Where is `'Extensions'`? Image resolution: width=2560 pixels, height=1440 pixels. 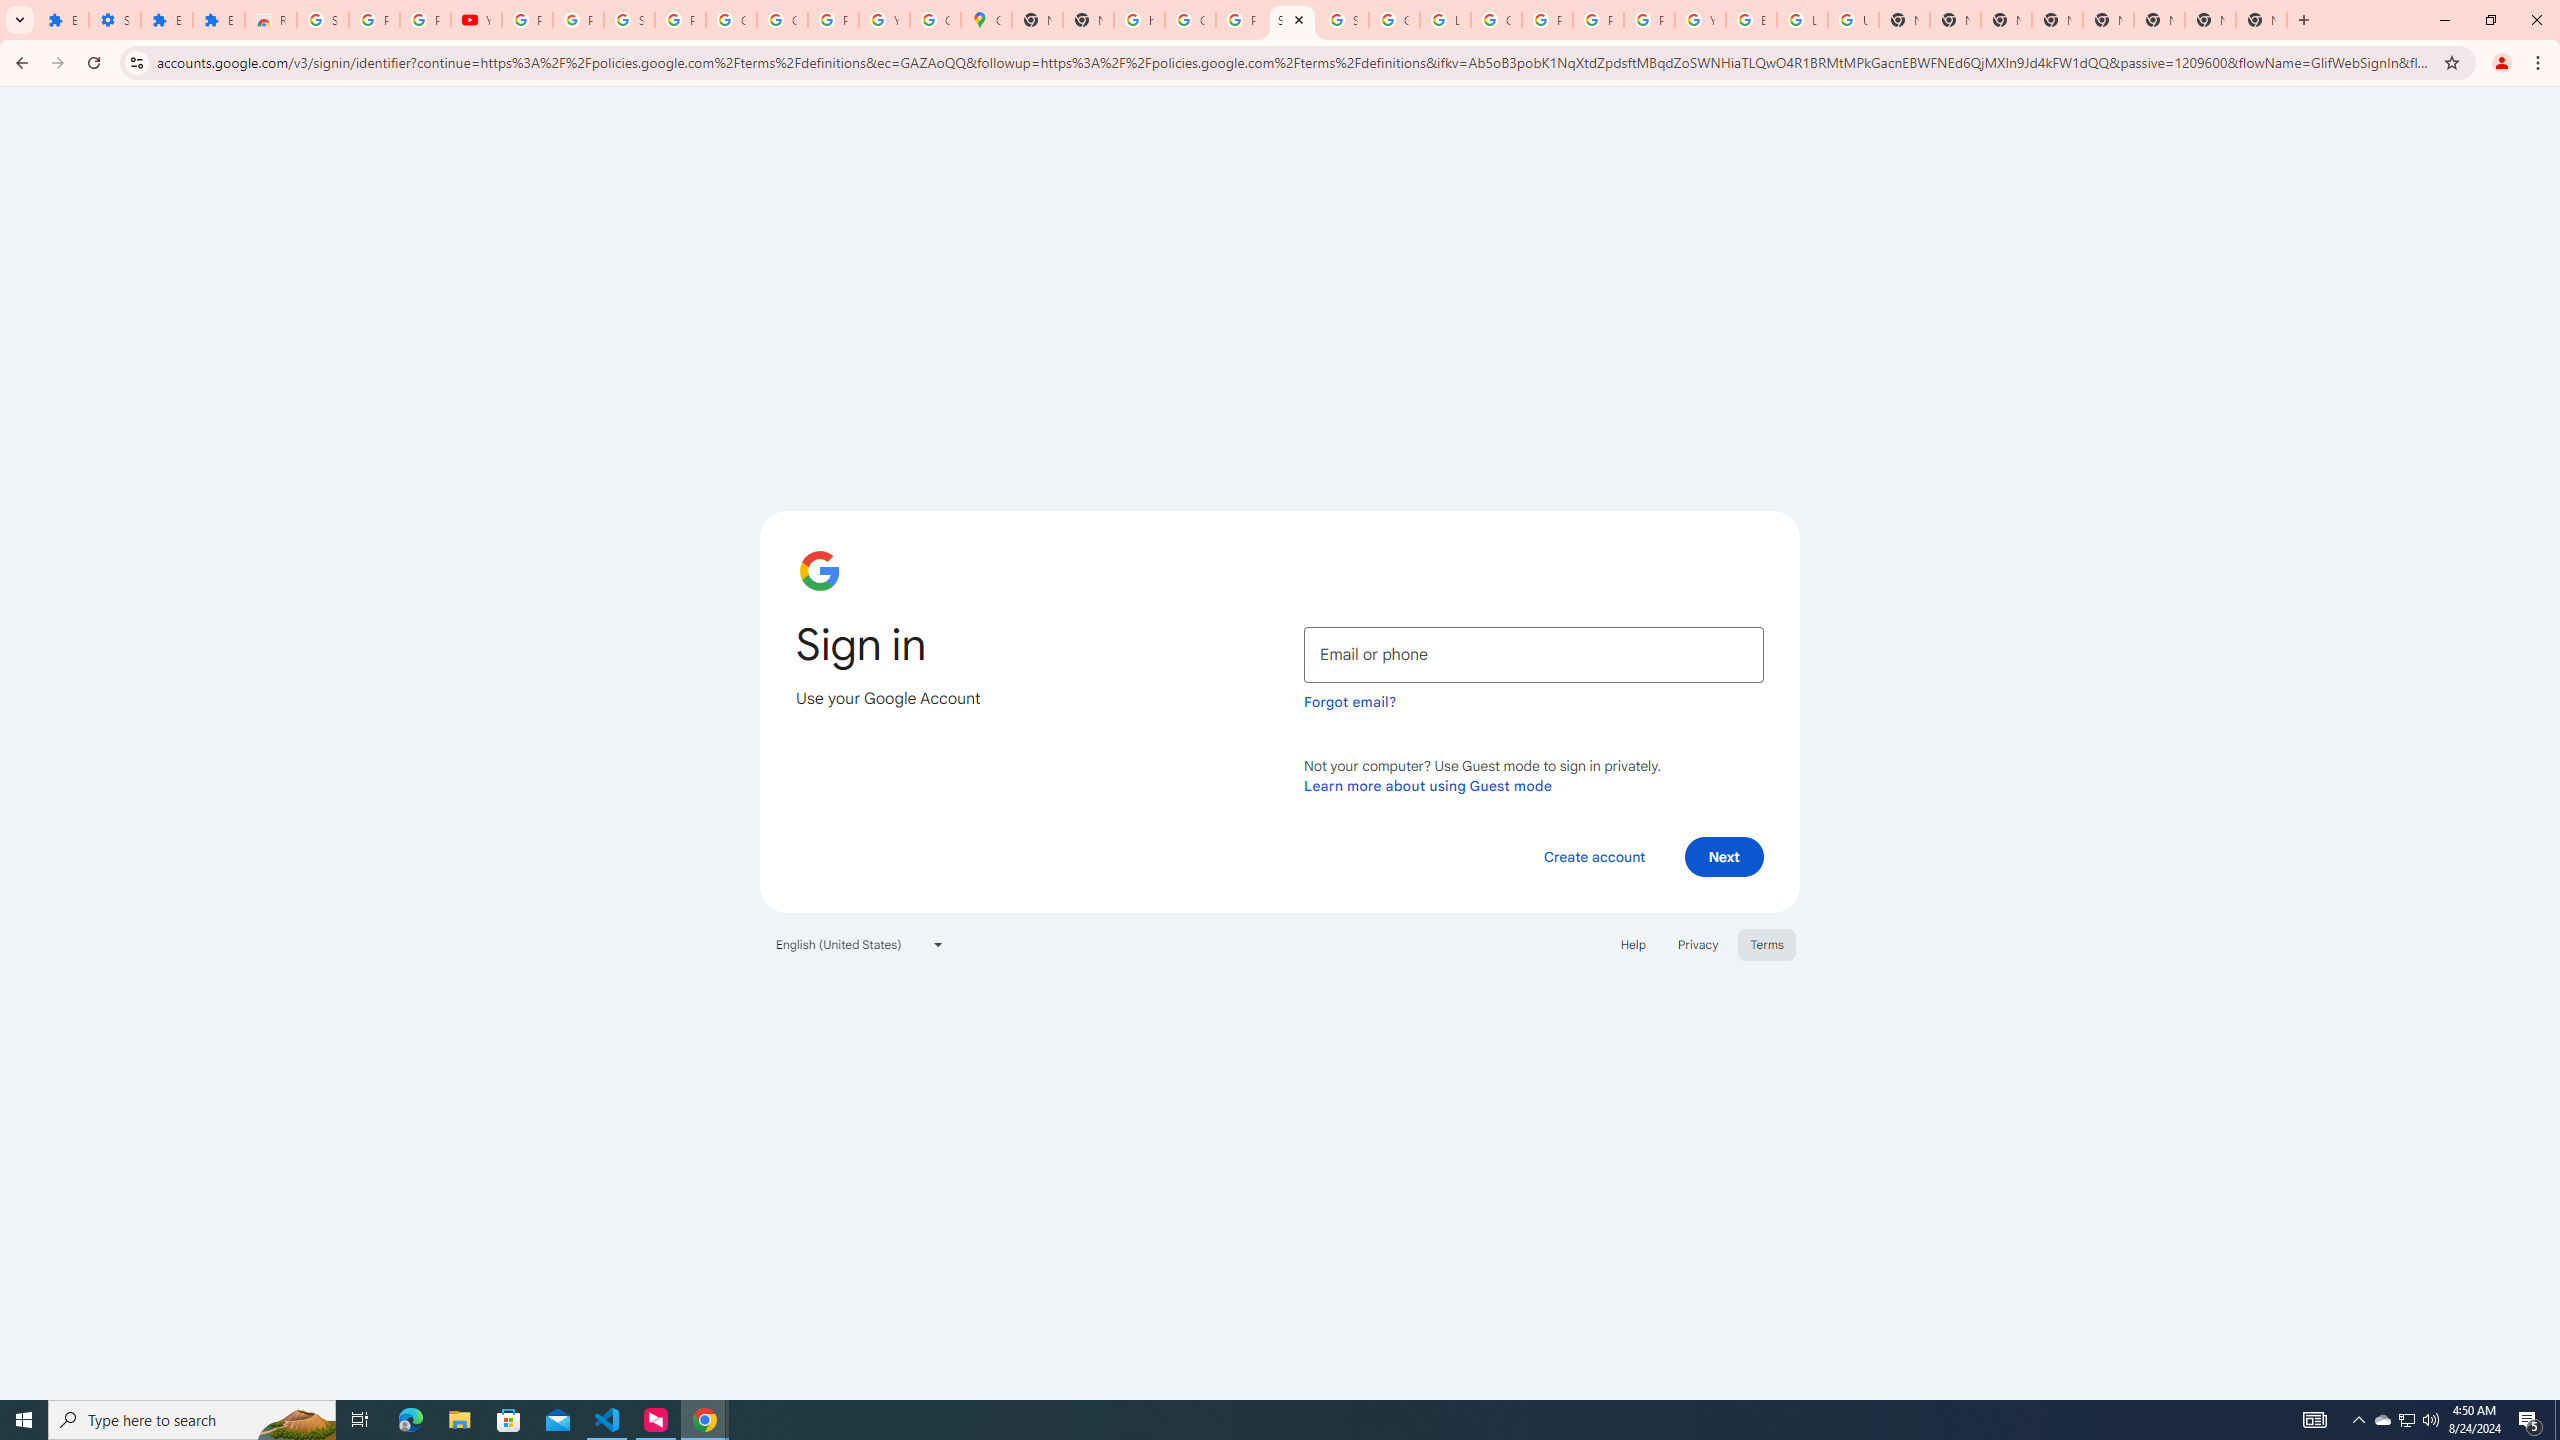
'Extensions' is located at coordinates (167, 19).